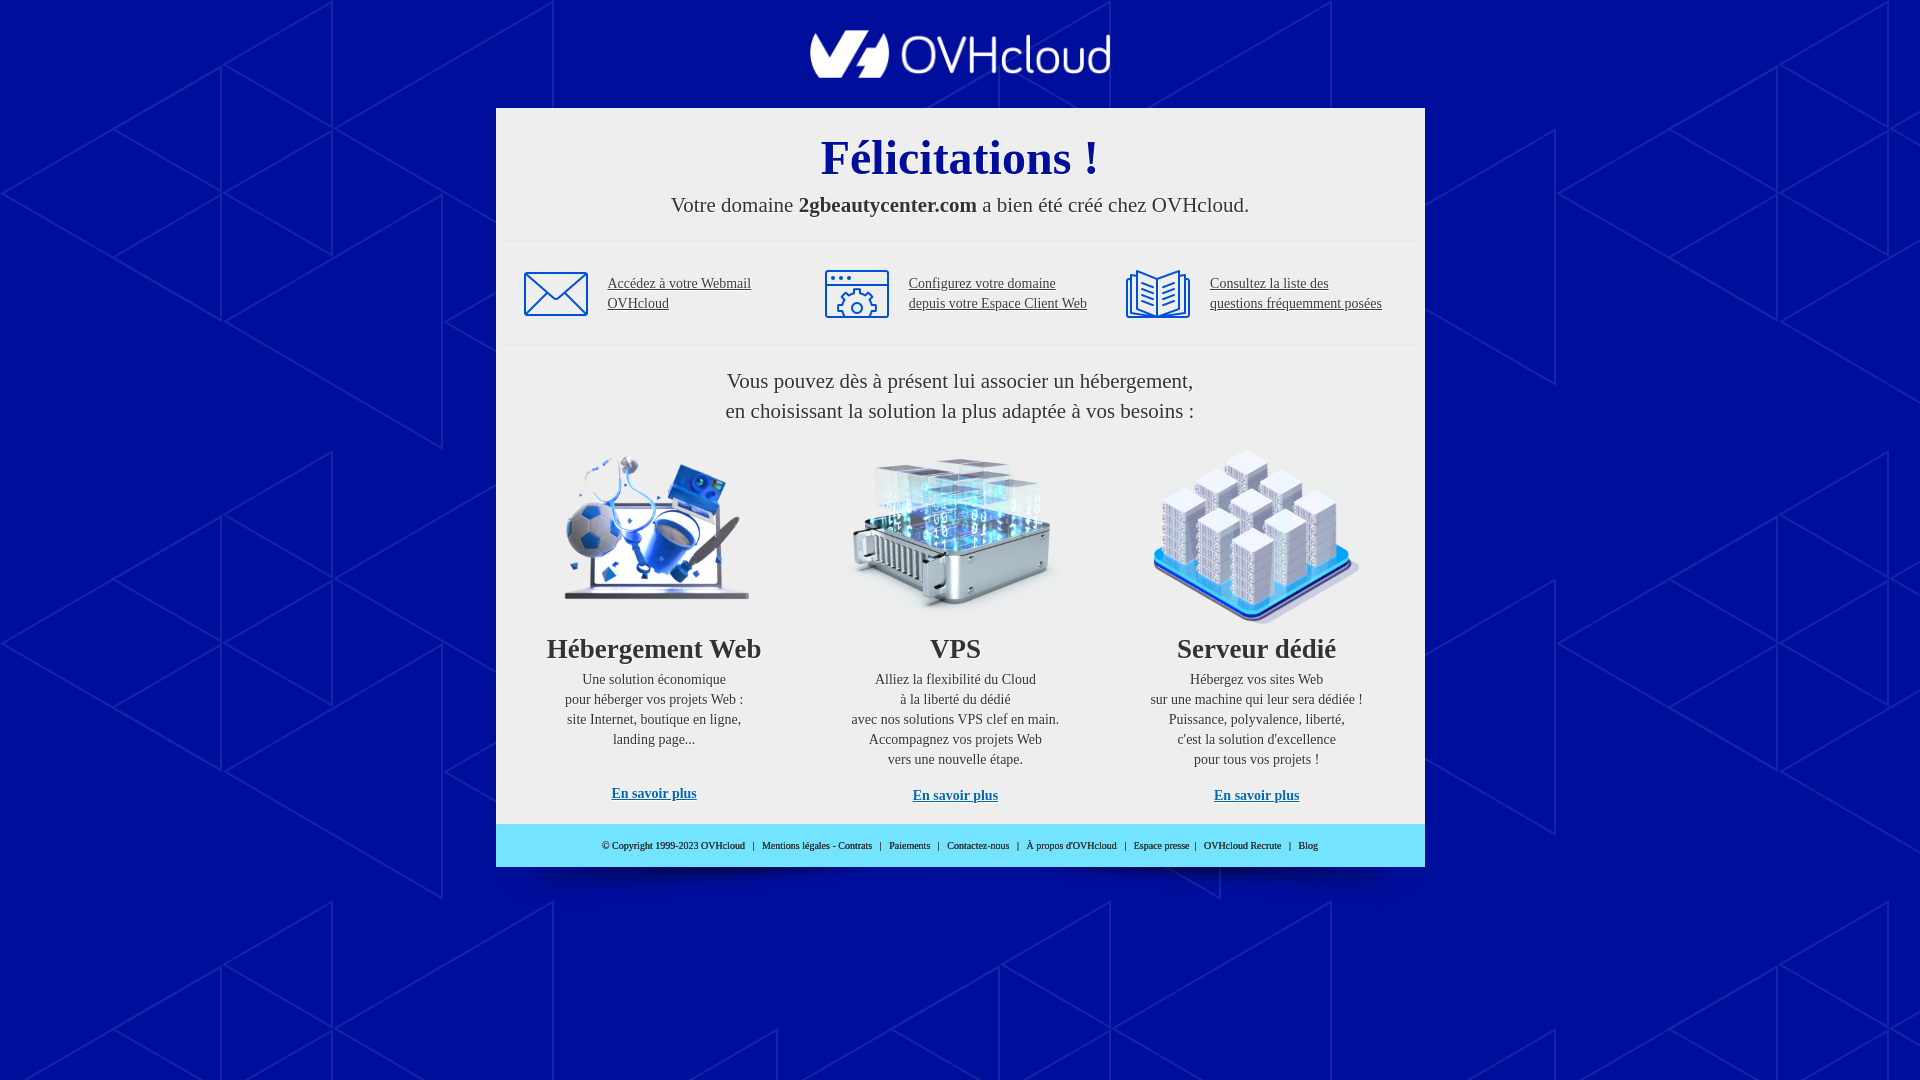 The image size is (1920, 1080). Describe the element at coordinates (954, 618) in the screenshot. I see `'VPS'` at that location.